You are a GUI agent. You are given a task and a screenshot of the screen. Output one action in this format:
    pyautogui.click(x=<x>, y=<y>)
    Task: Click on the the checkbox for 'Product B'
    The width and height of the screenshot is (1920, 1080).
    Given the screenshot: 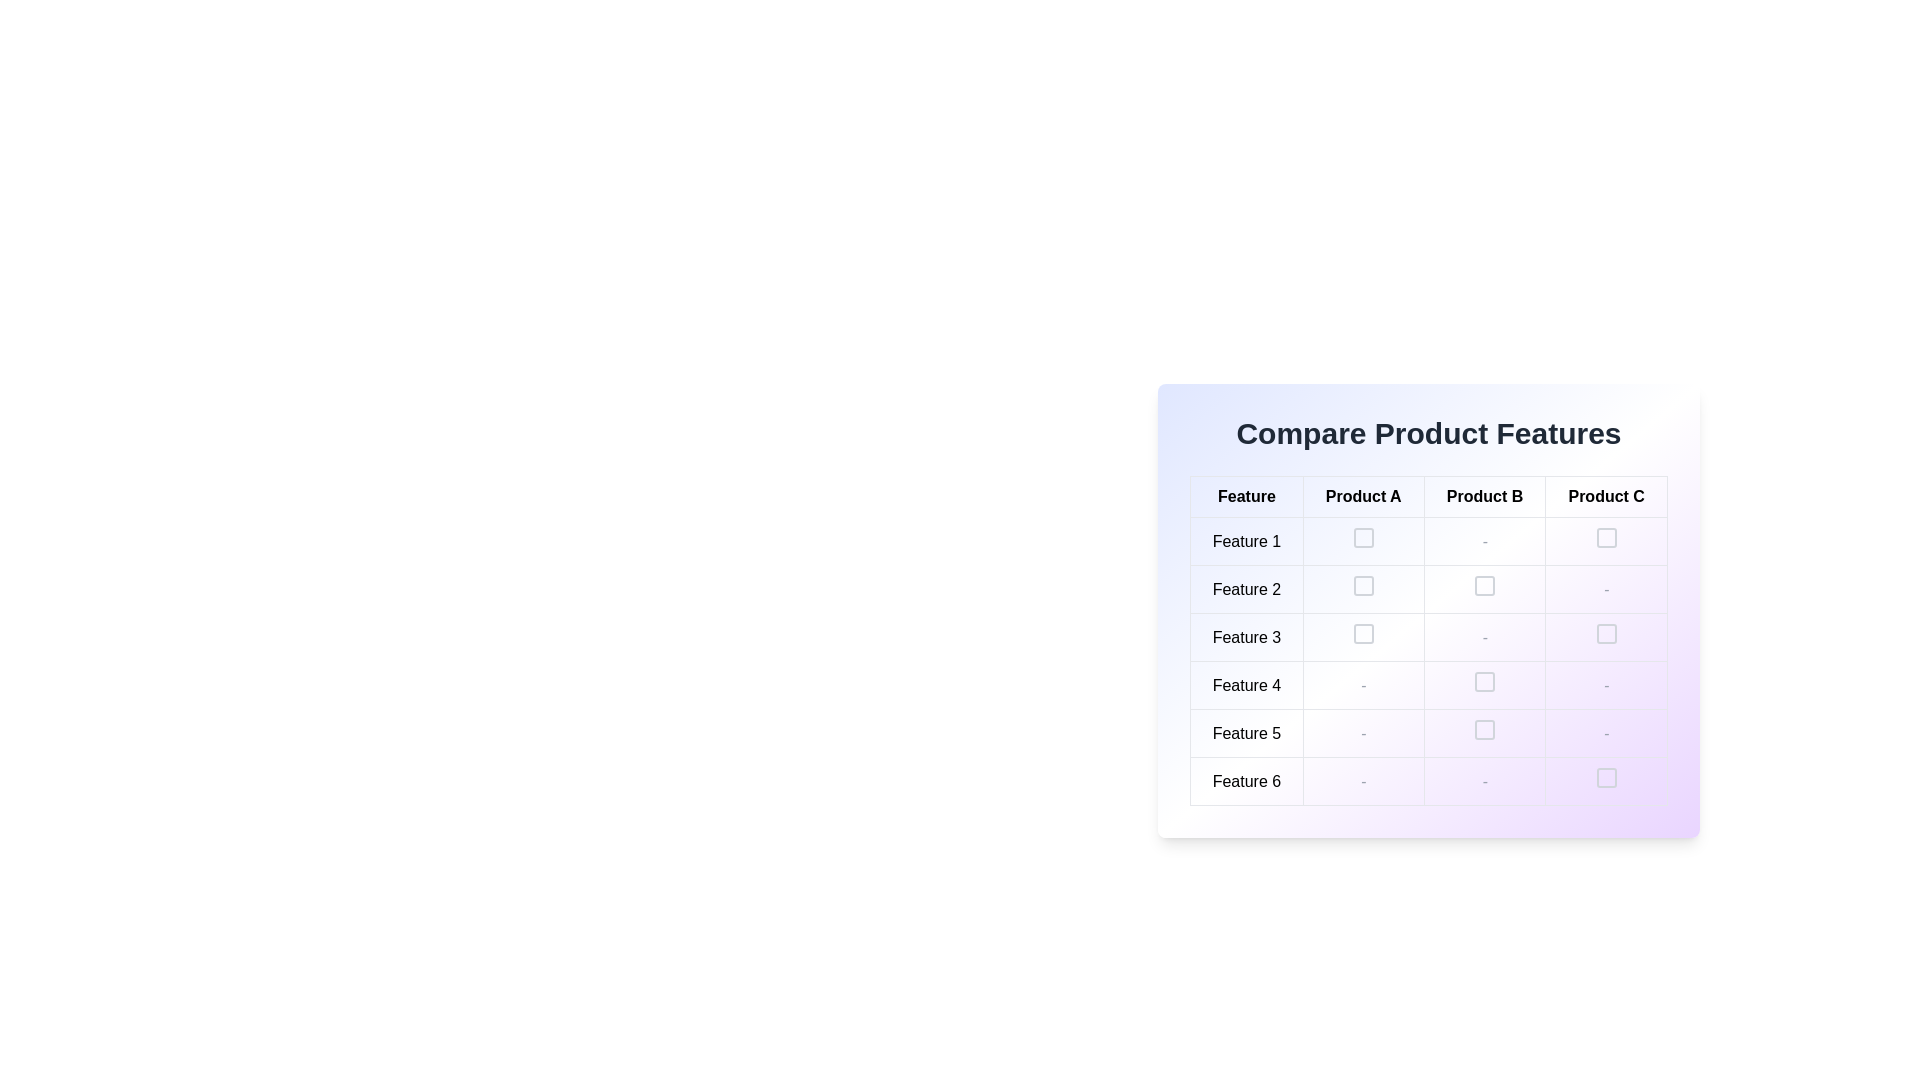 What is the action you would take?
    pyautogui.click(x=1484, y=585)
    